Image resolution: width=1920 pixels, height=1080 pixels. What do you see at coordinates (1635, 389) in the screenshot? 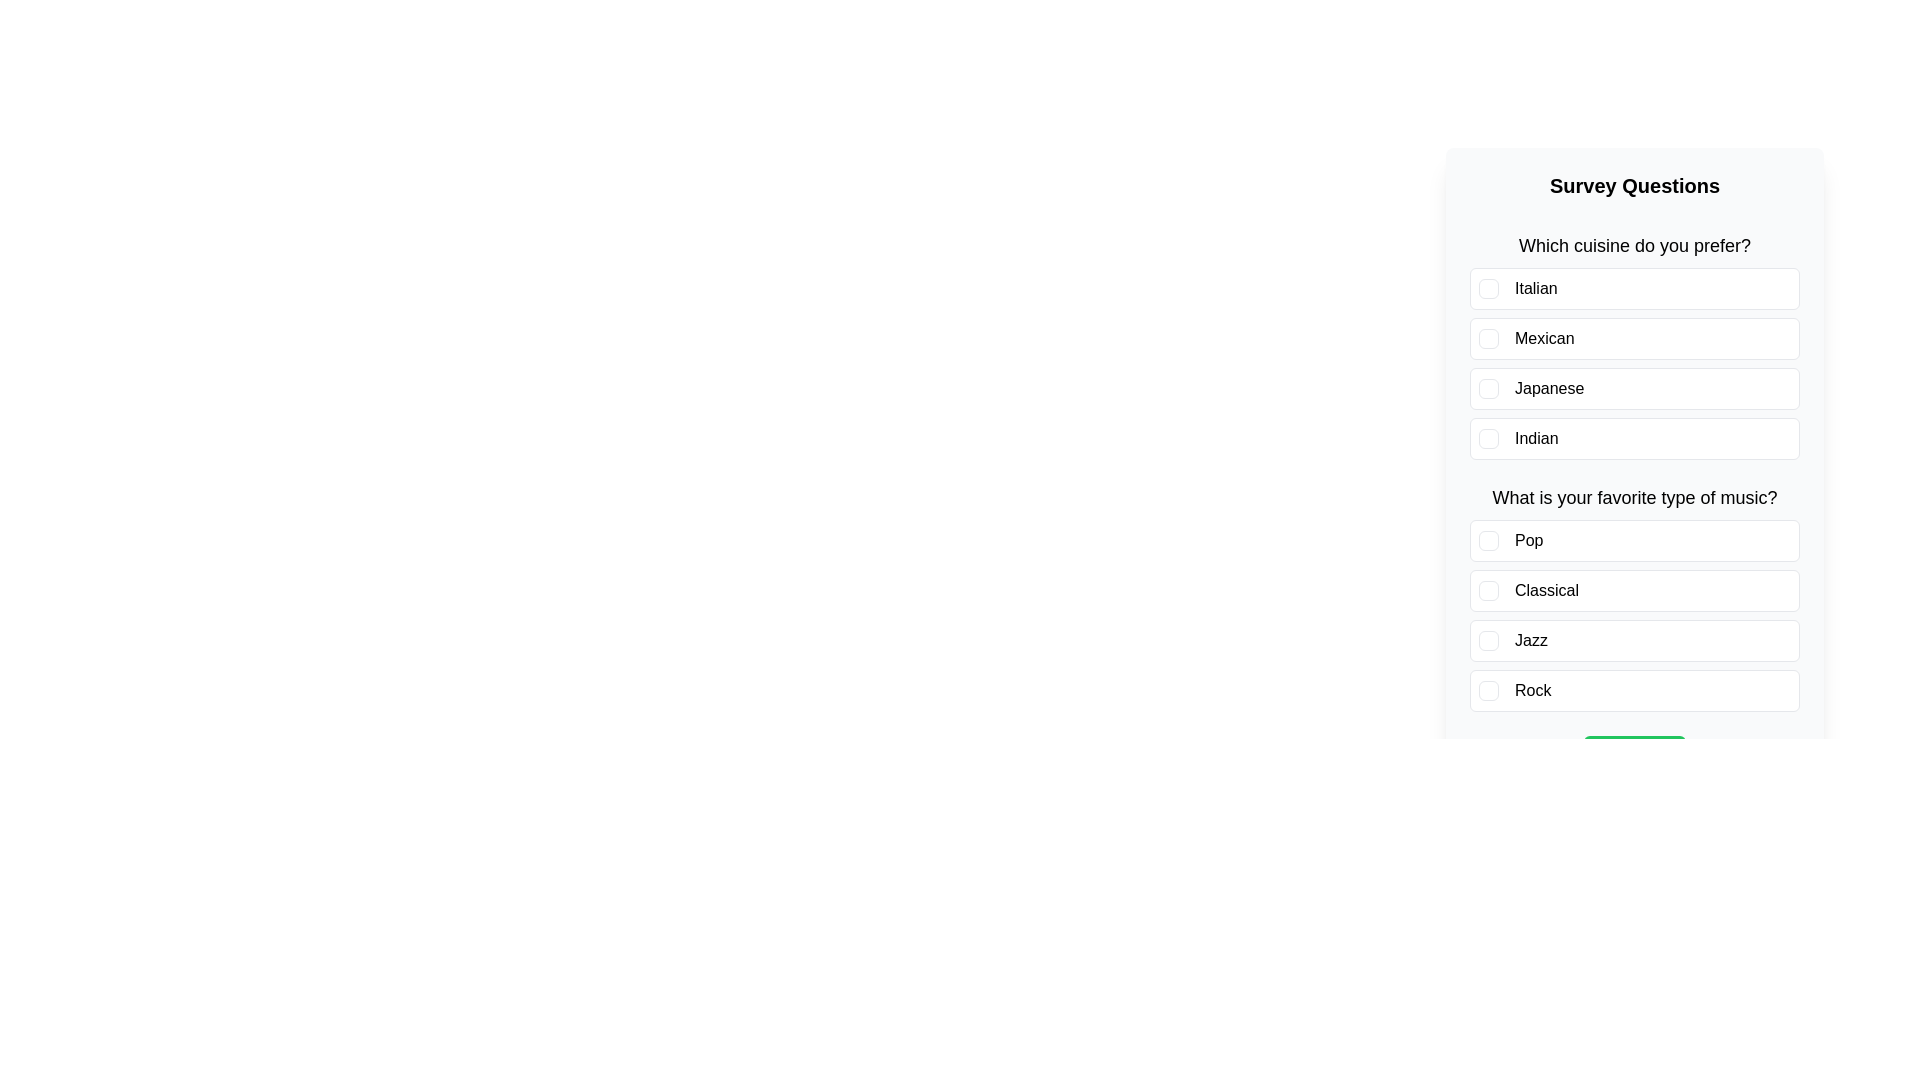
I see `the answer option Japanese` at bounding box center [1635, 389].